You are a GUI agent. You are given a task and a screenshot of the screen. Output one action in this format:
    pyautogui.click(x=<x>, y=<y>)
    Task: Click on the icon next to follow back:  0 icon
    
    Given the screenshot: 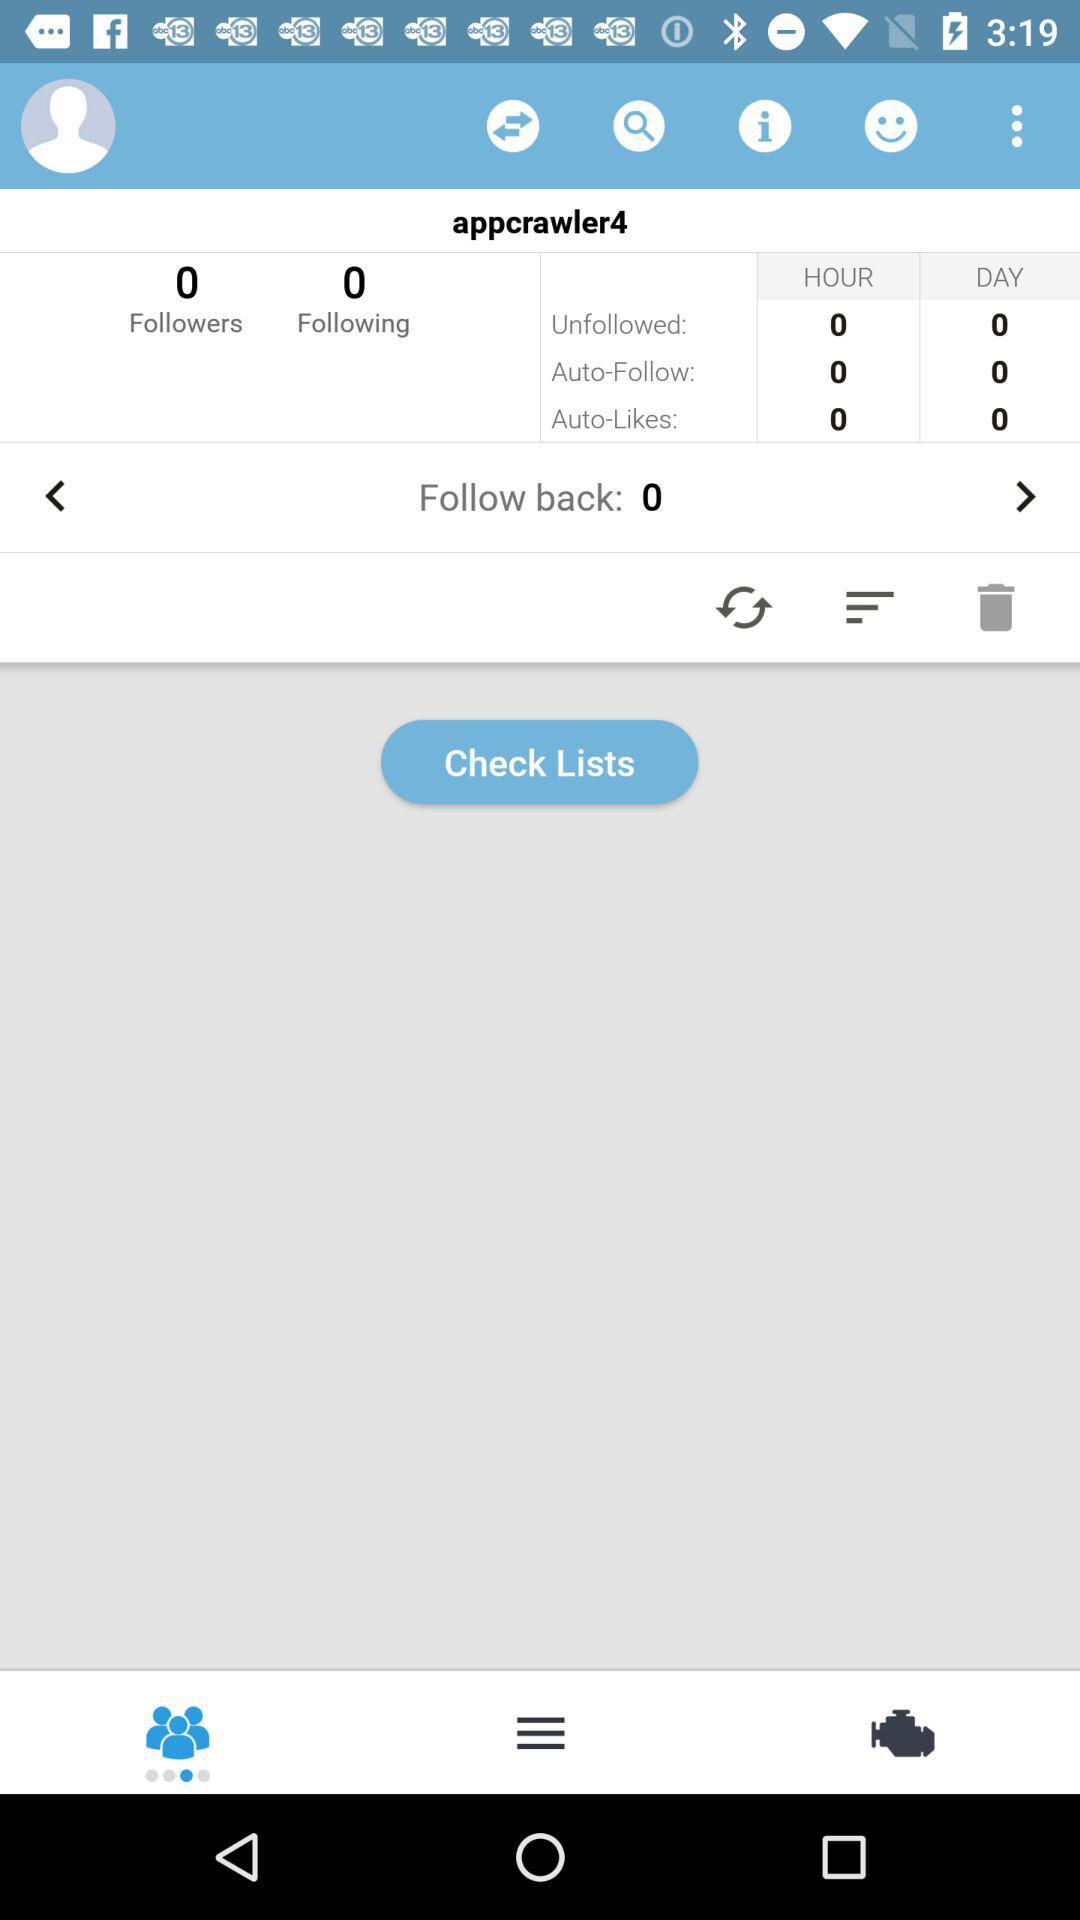 What is the action you would take?
    pyautogui.click(x=1024, y=496)
    